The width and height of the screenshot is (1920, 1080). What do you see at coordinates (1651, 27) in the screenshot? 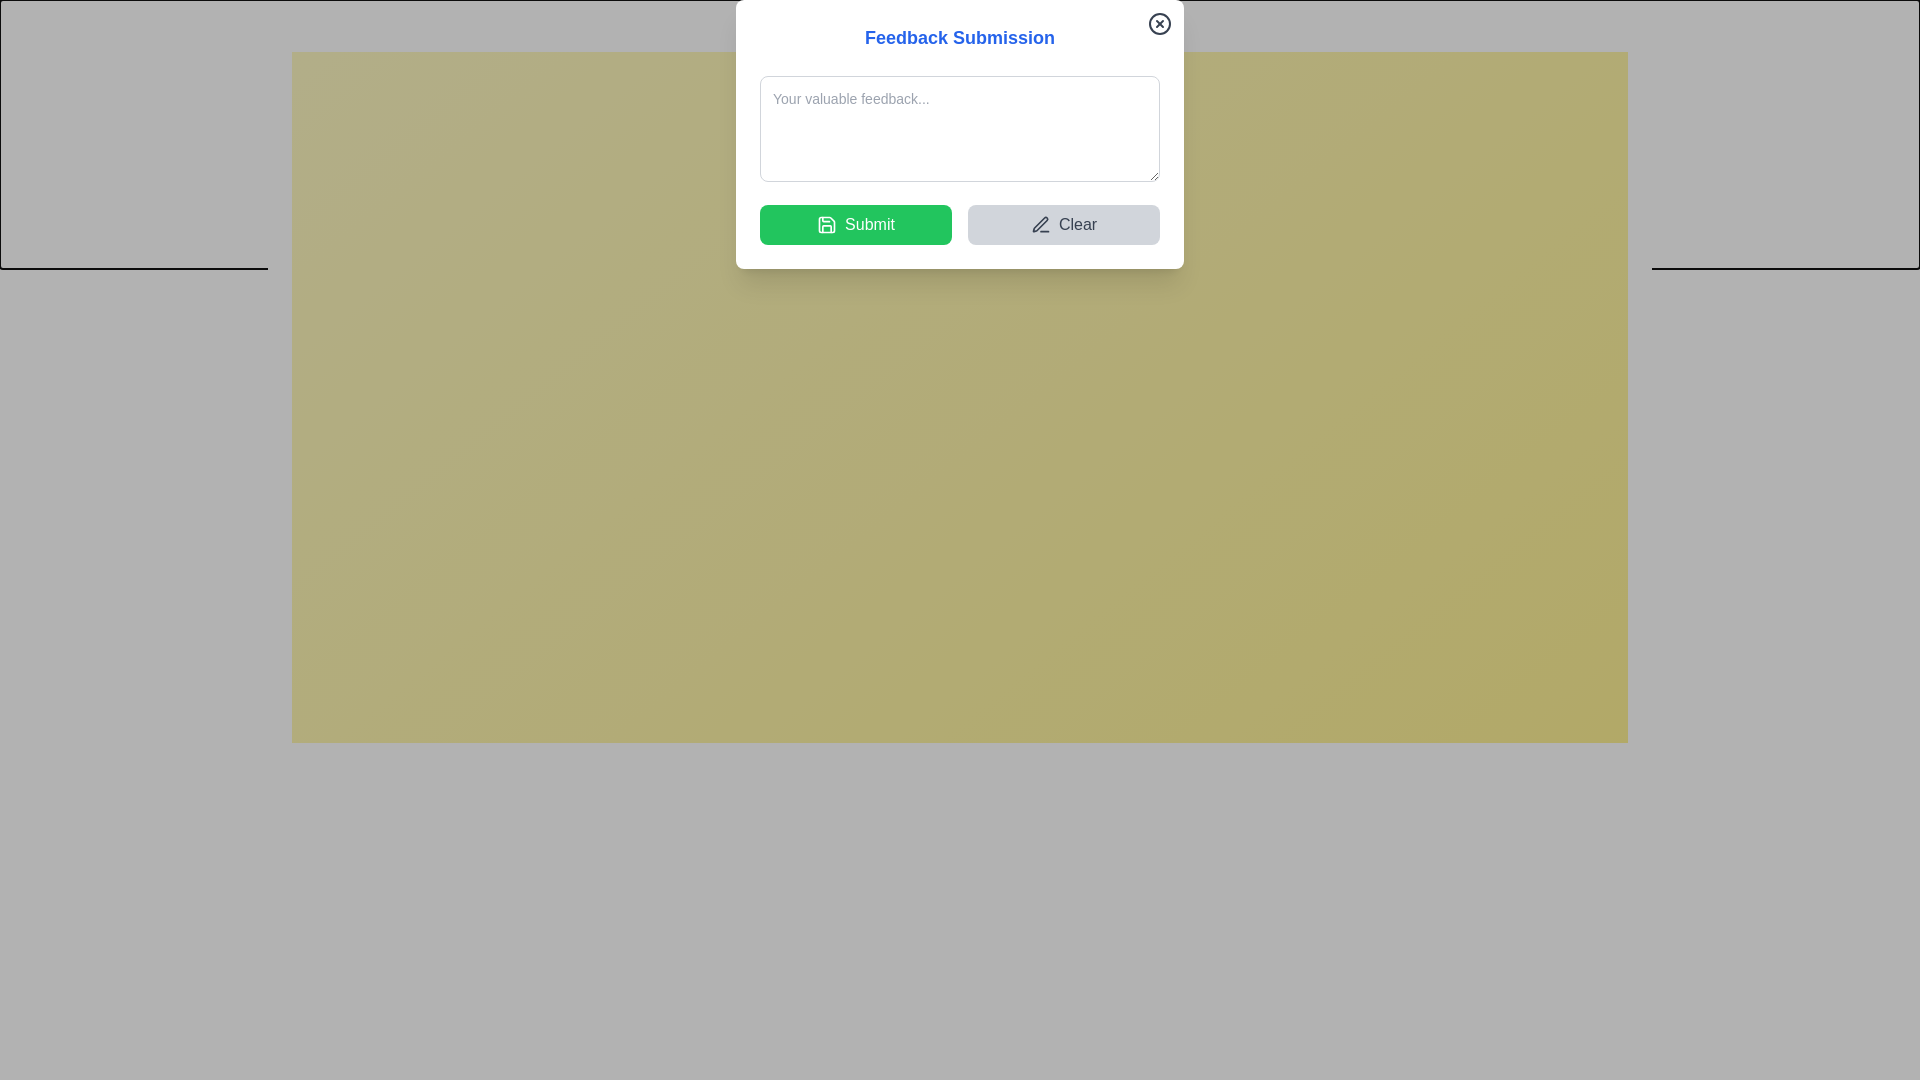
I see `the 'Close' button in the top-right corner of the dialog` at bounding box center [1651, 27].